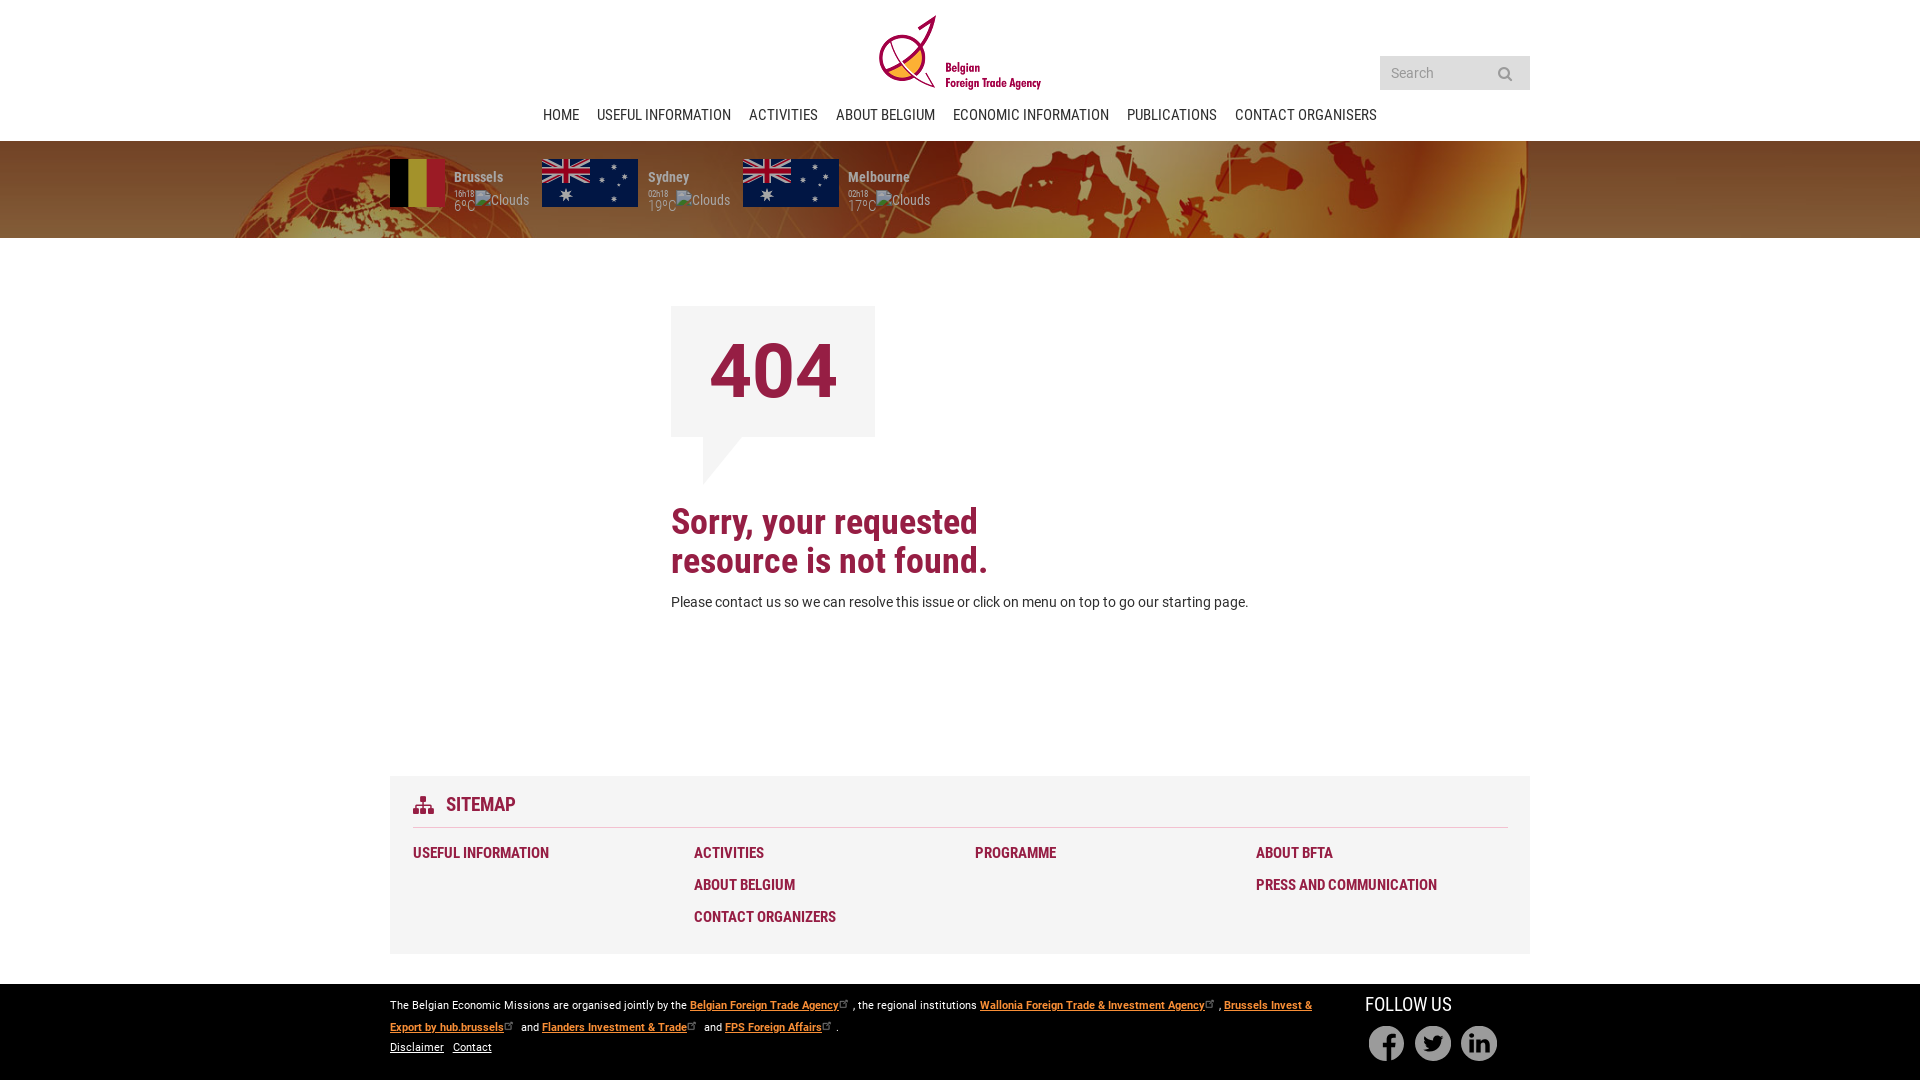 This screenshot has height=1080, width=1920. I want to click on 'Disclaimer', so click(416, 1047).